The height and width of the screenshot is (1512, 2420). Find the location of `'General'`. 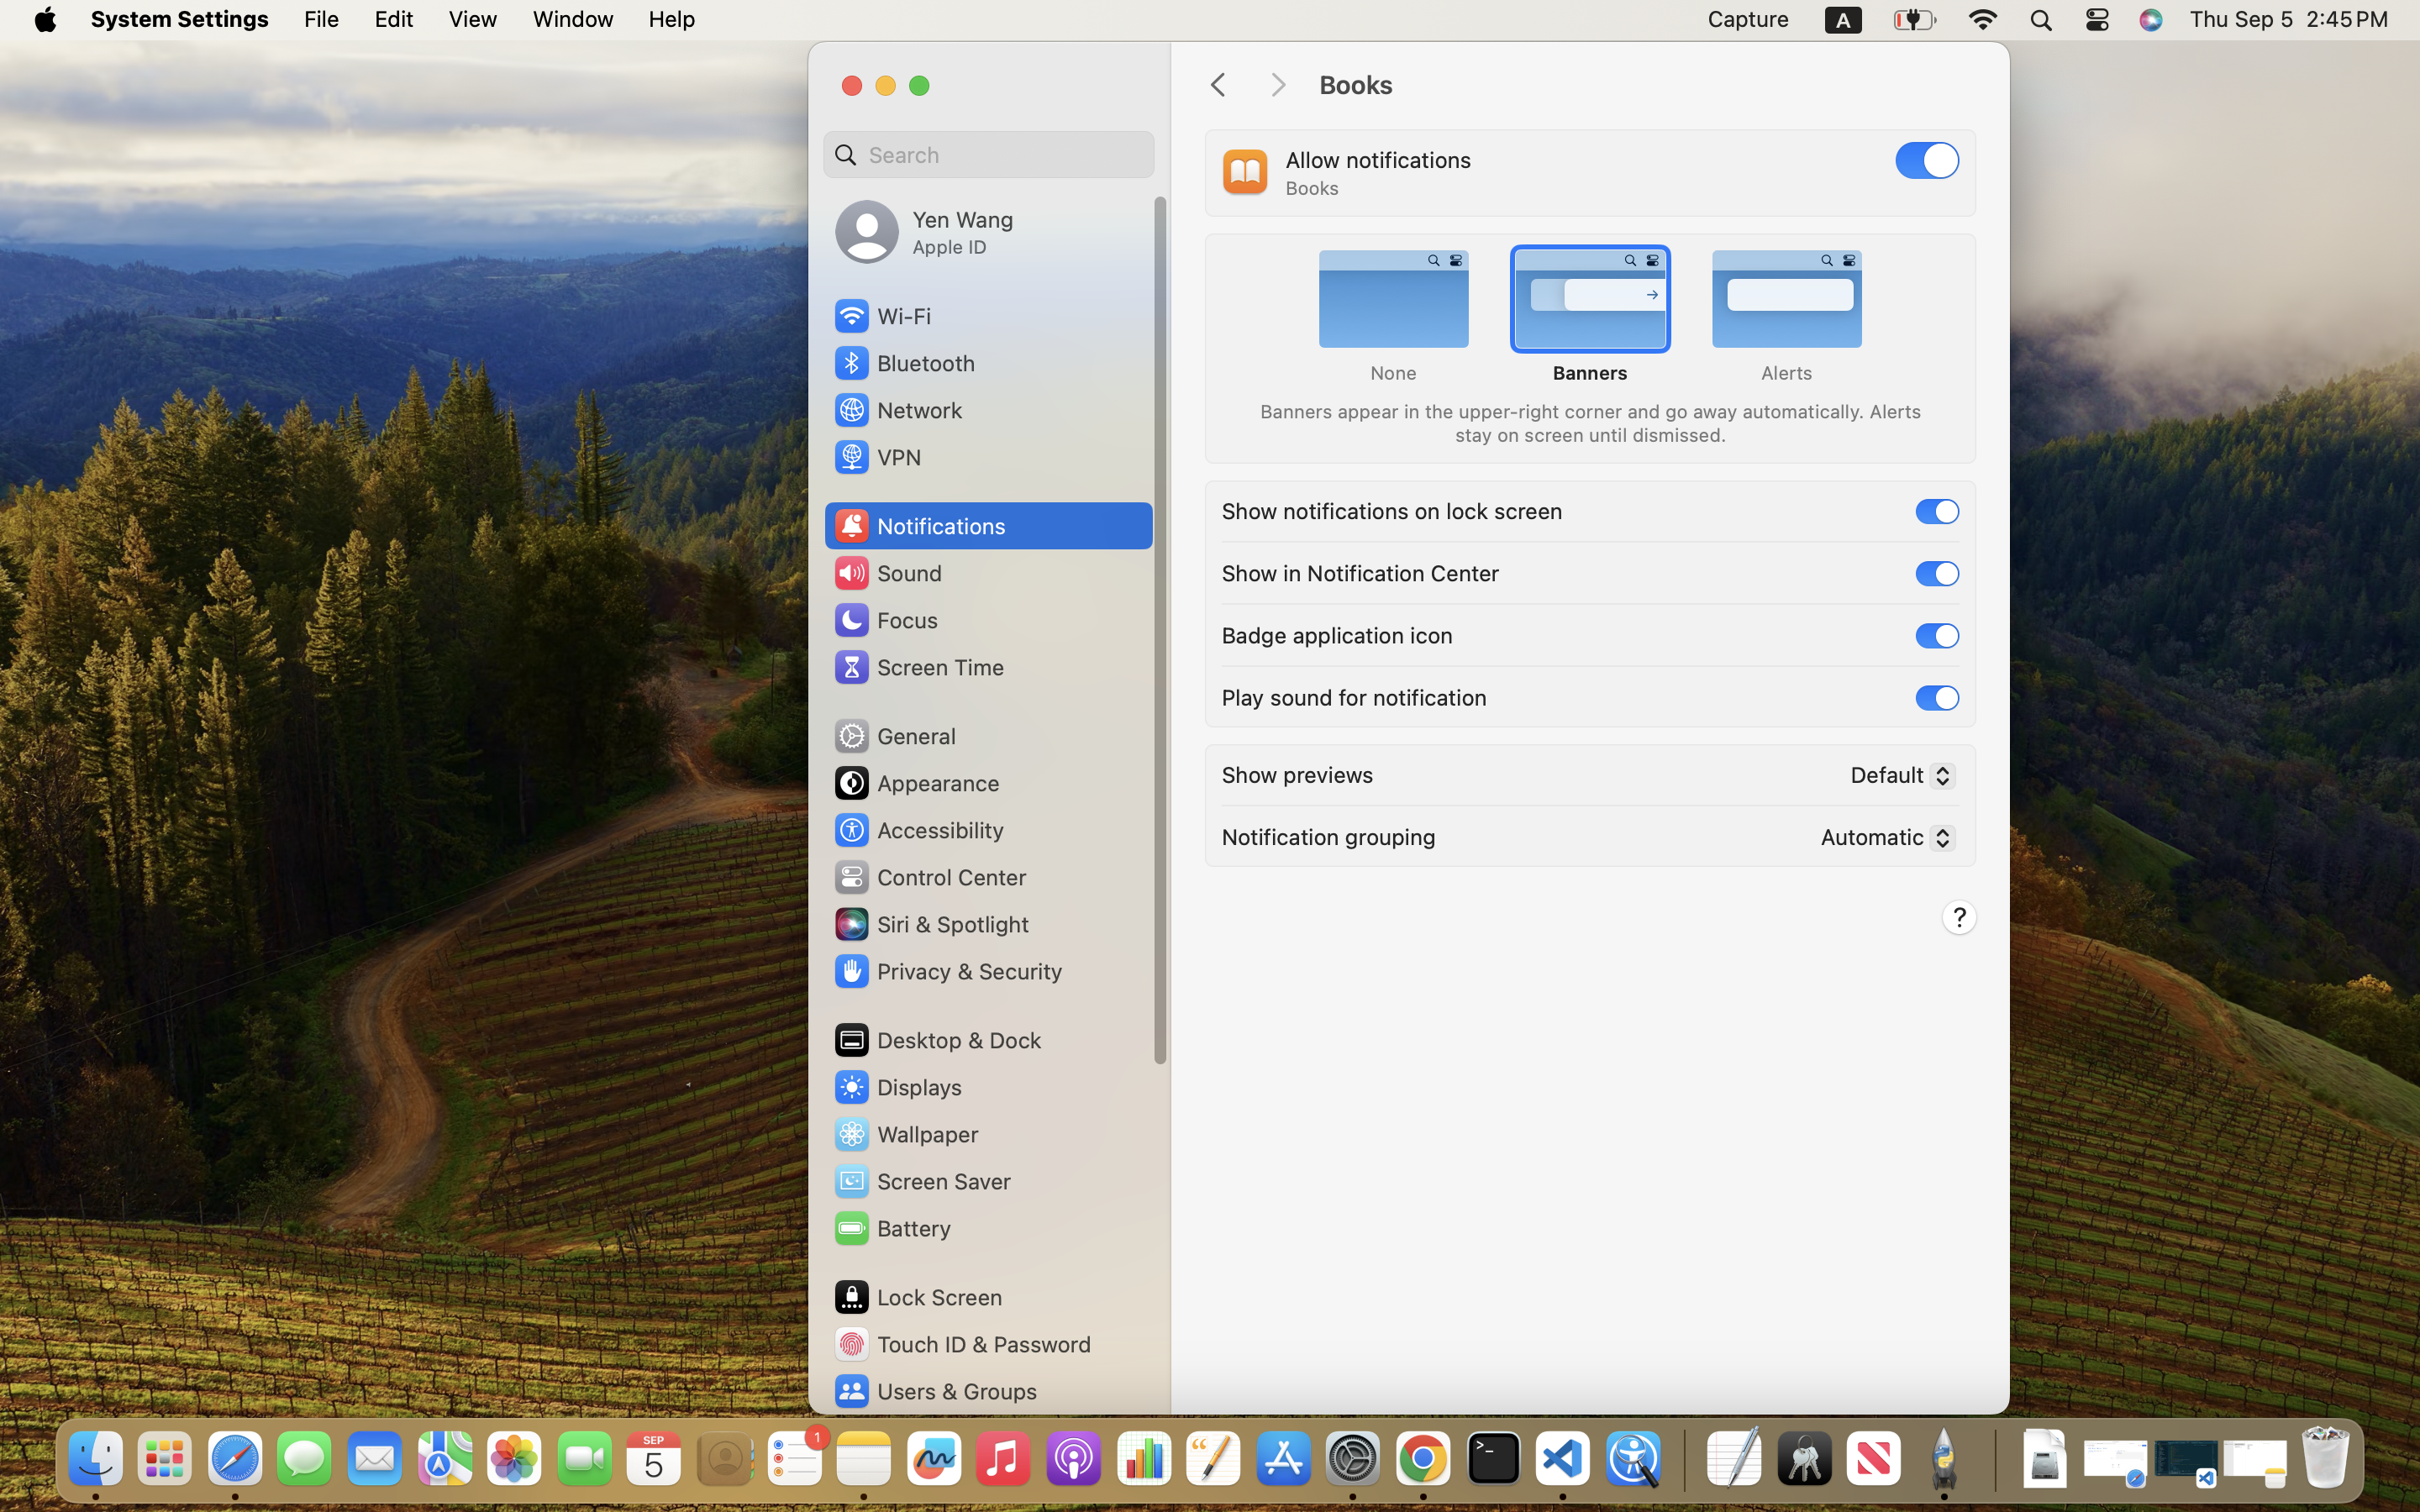

'General' is located at coordinates (892, 735).